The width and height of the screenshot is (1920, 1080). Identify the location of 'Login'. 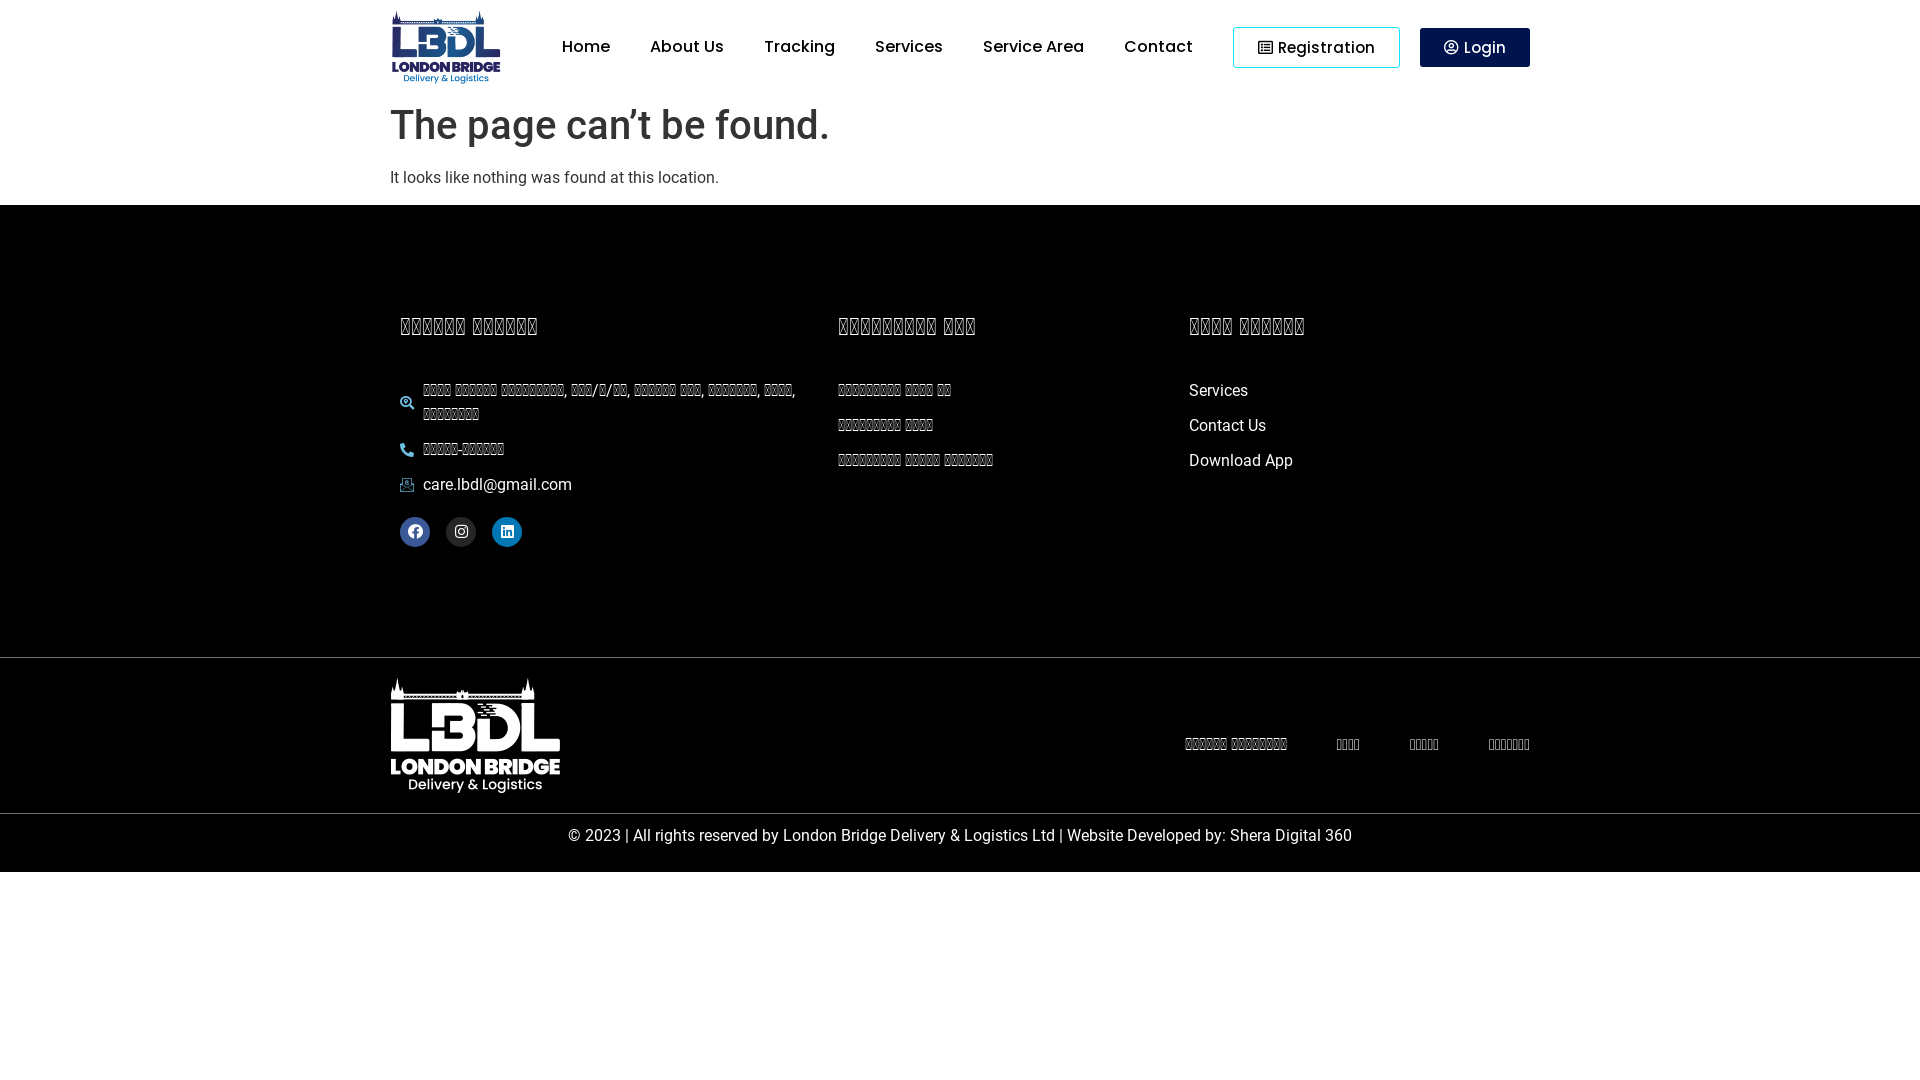
(1474, 46).